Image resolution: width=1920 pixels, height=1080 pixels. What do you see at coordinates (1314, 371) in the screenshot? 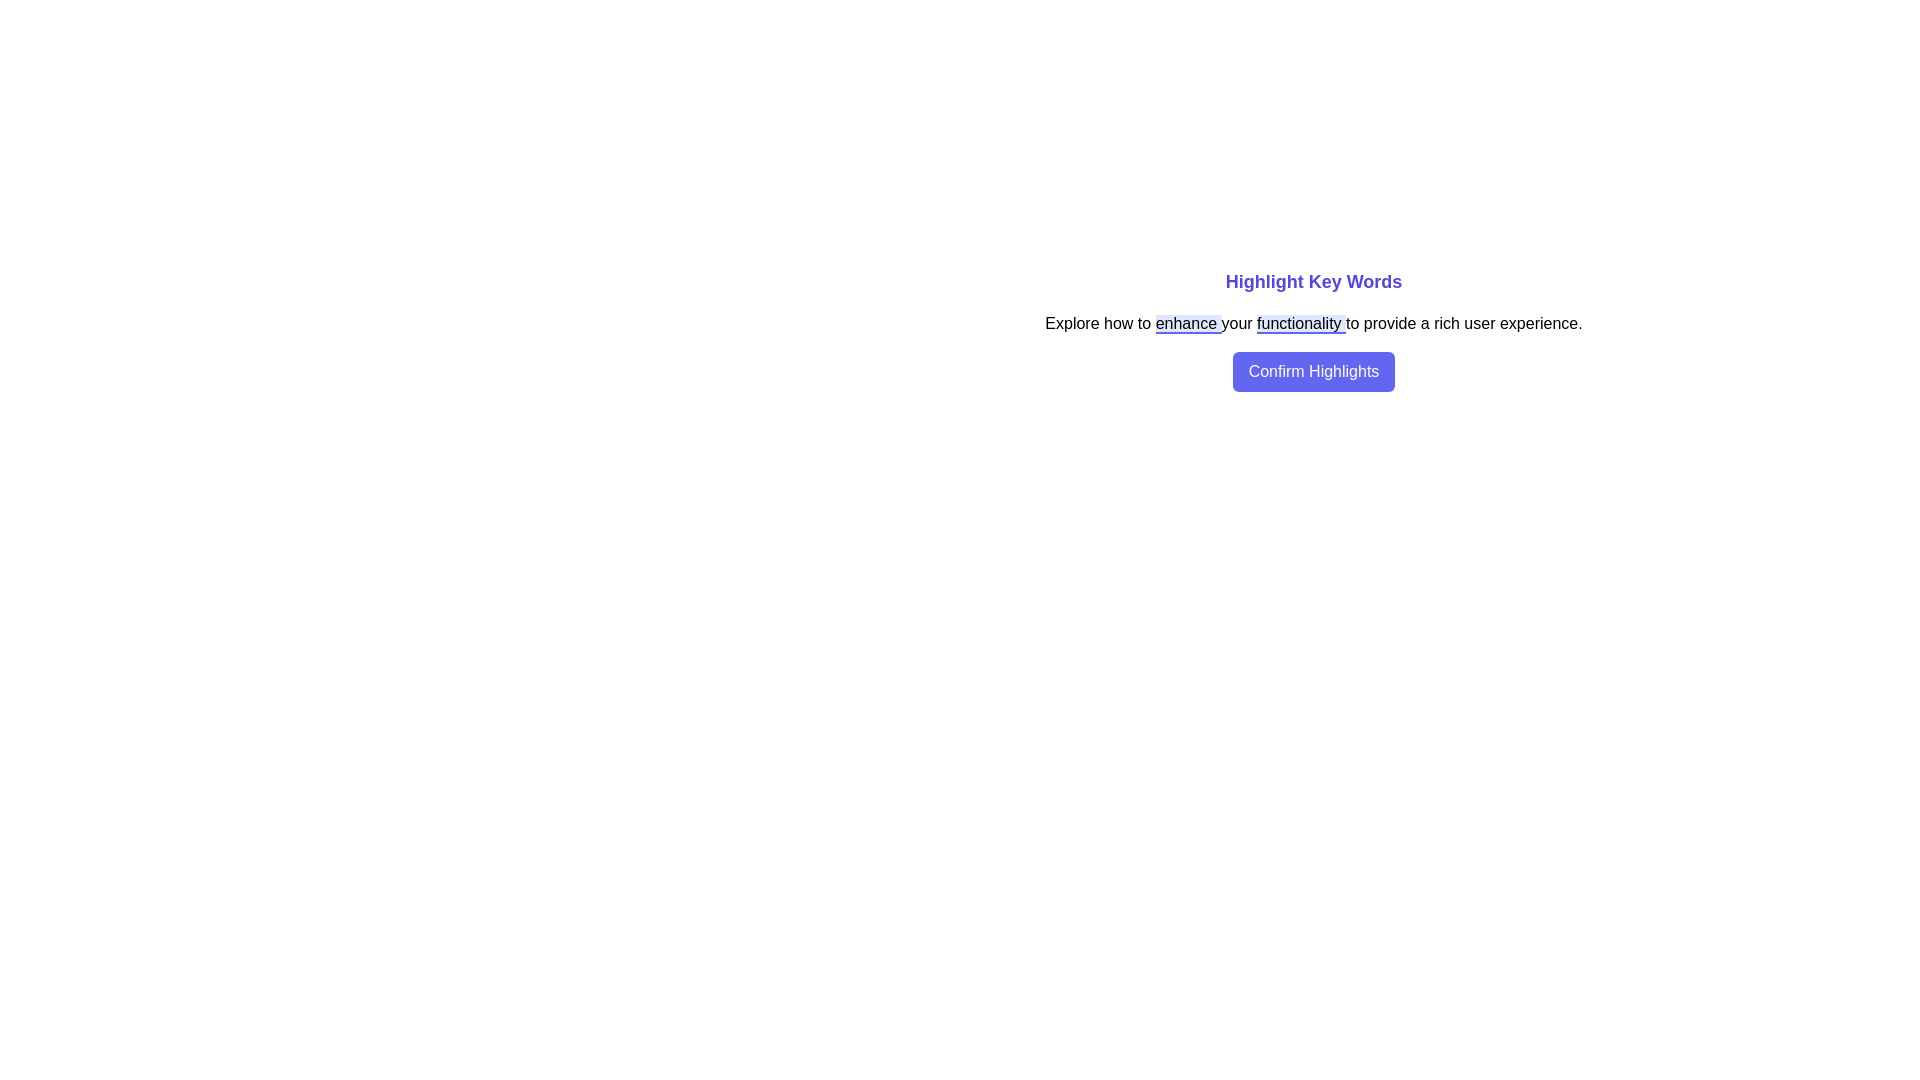
I see `the 'Confirm Highlights' button` at bounding box center [1314, 371].